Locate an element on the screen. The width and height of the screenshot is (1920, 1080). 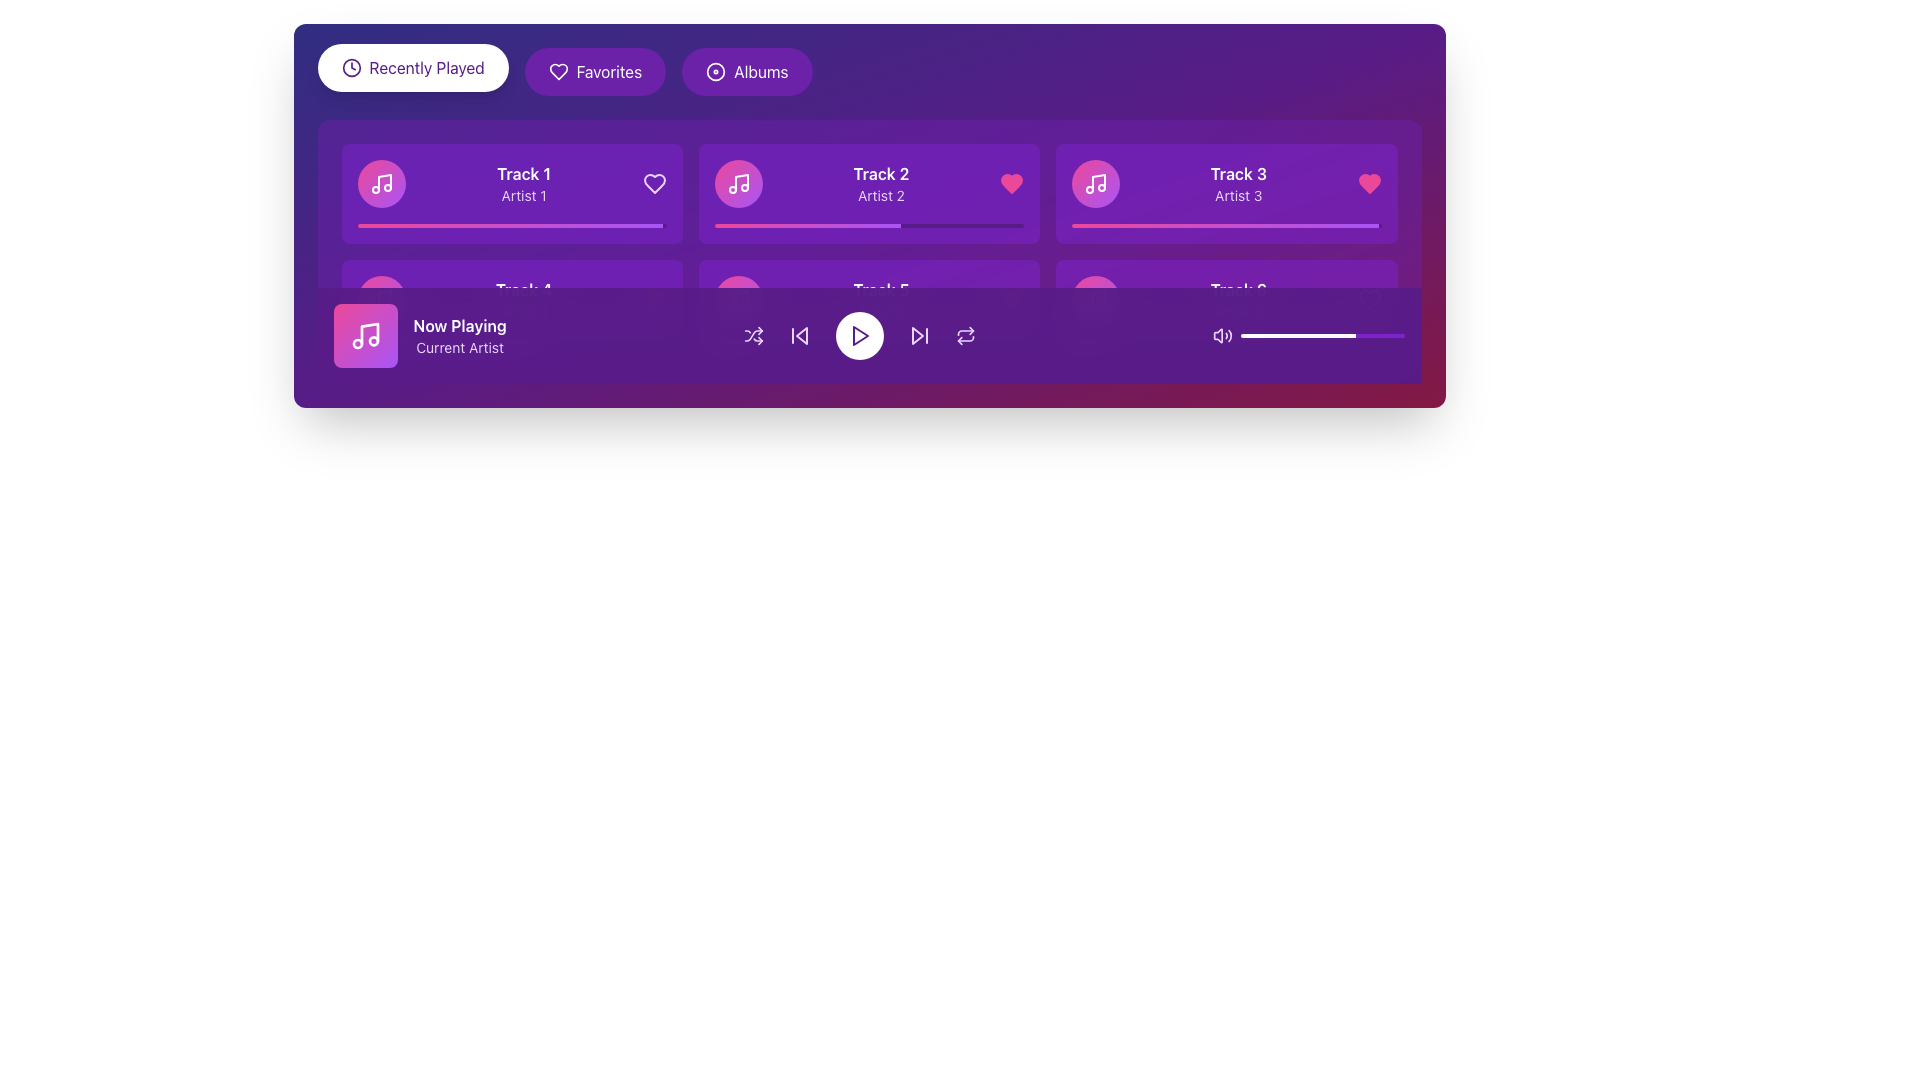
the circular button with a white background and a purple play icon is located at coordinates (860, 334).